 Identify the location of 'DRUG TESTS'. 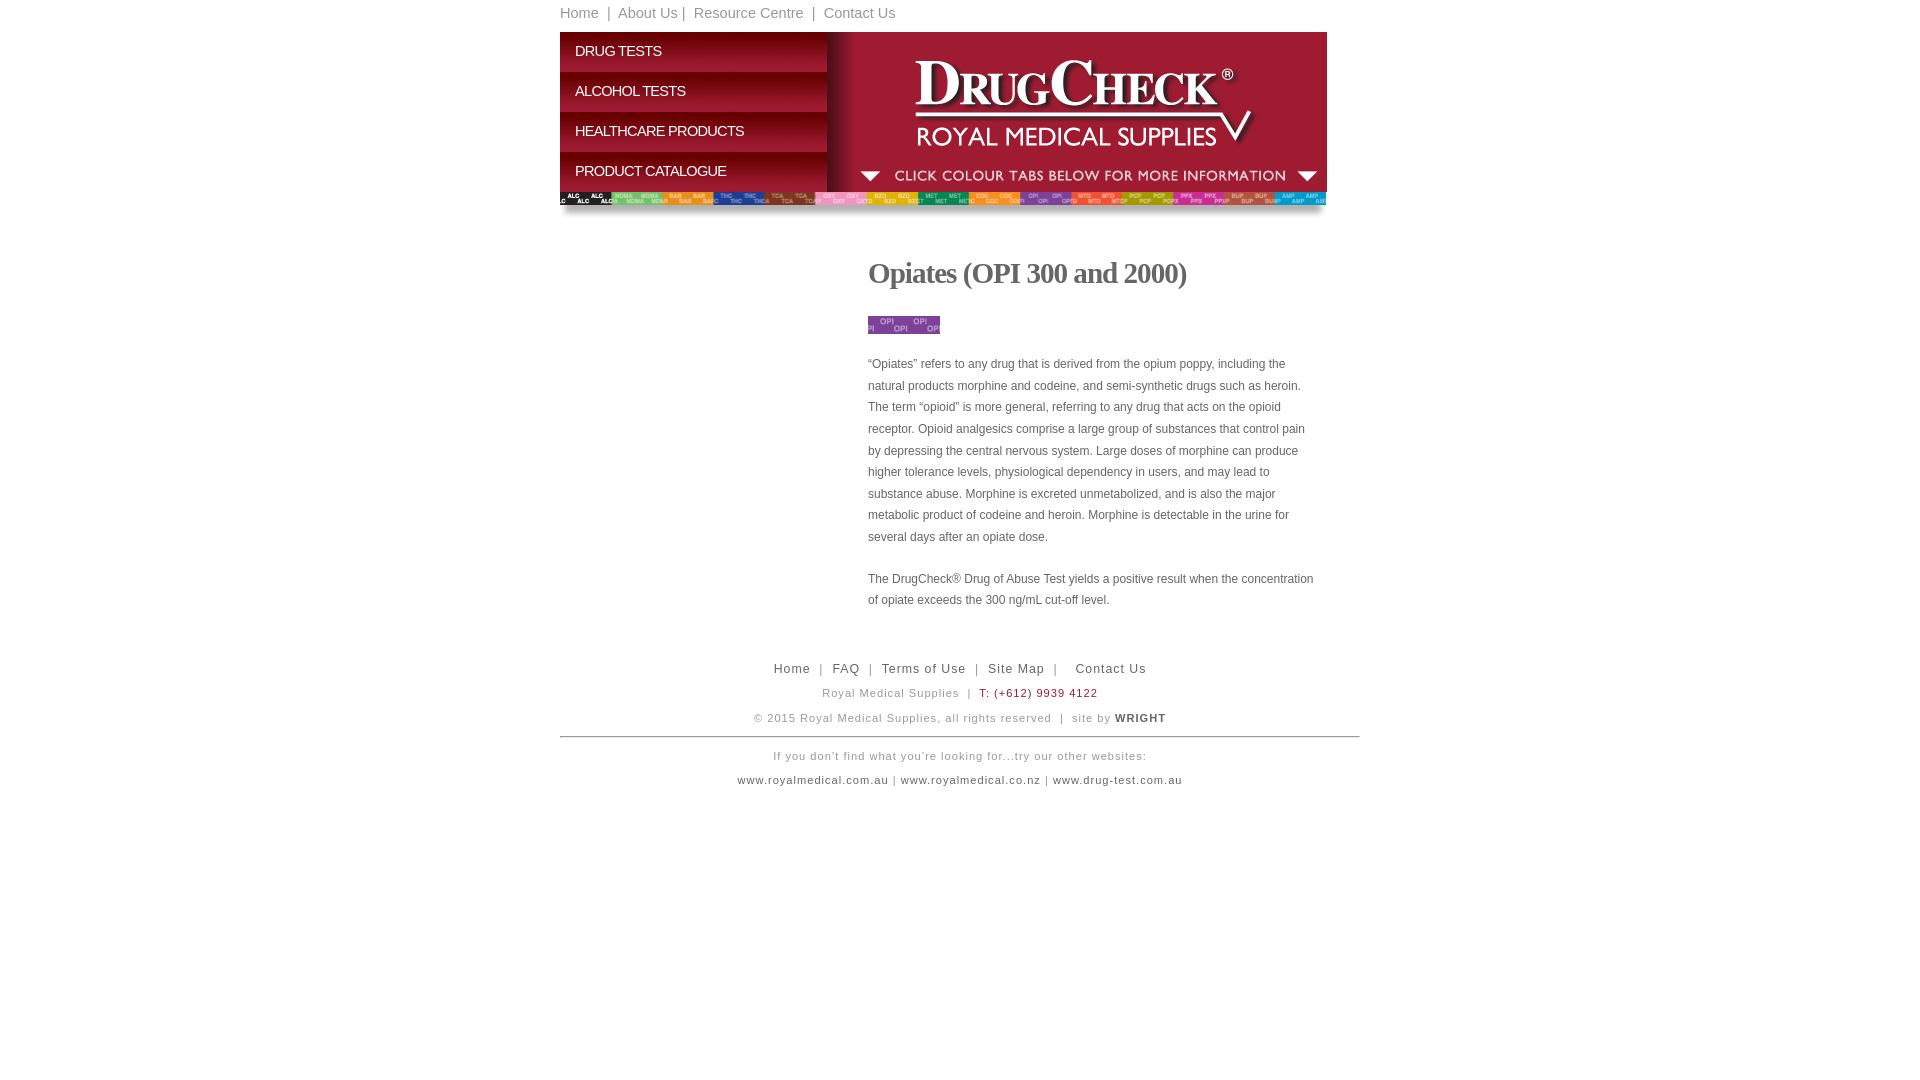
(702, 50).